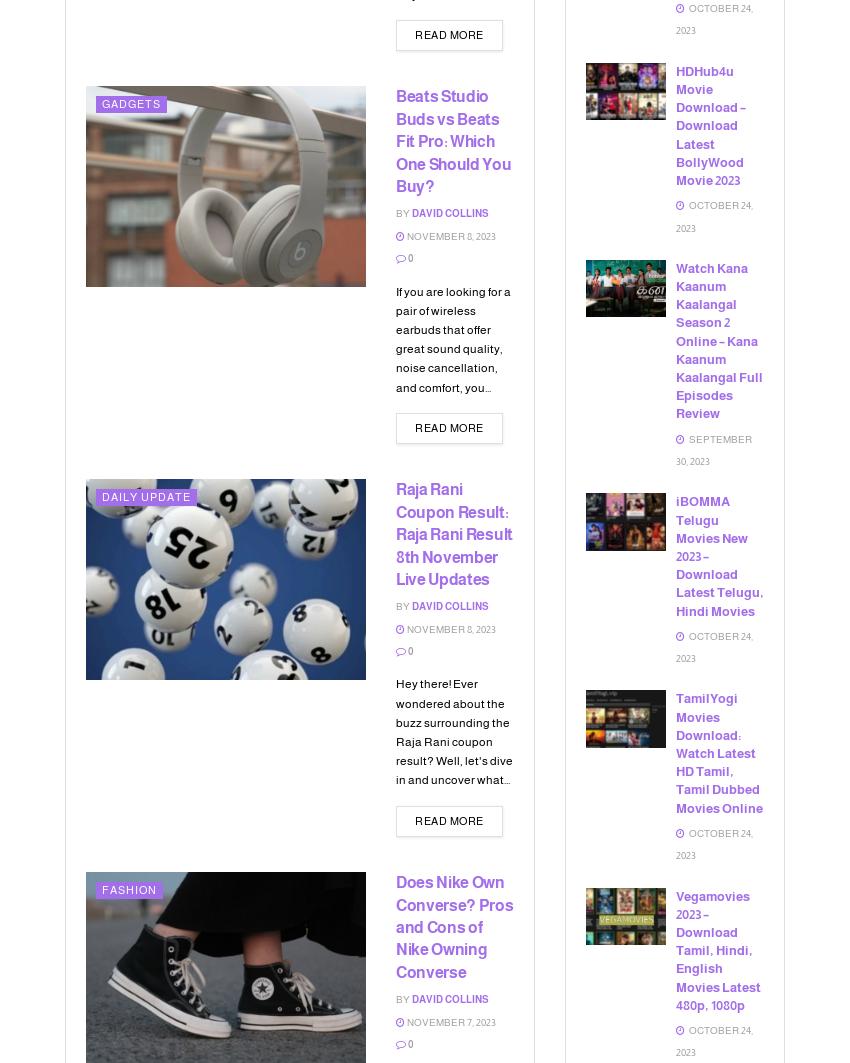 The height and width of the screenshot is (1063, 850). What do you see at coordinates (718, 340) in the screenshot?
I see `'Watch Kana Kaanum Kaalangal Season 2 Online – Kana Kaanum Kaalangal Full Episodes Review'` at bounding box center [718, 340].